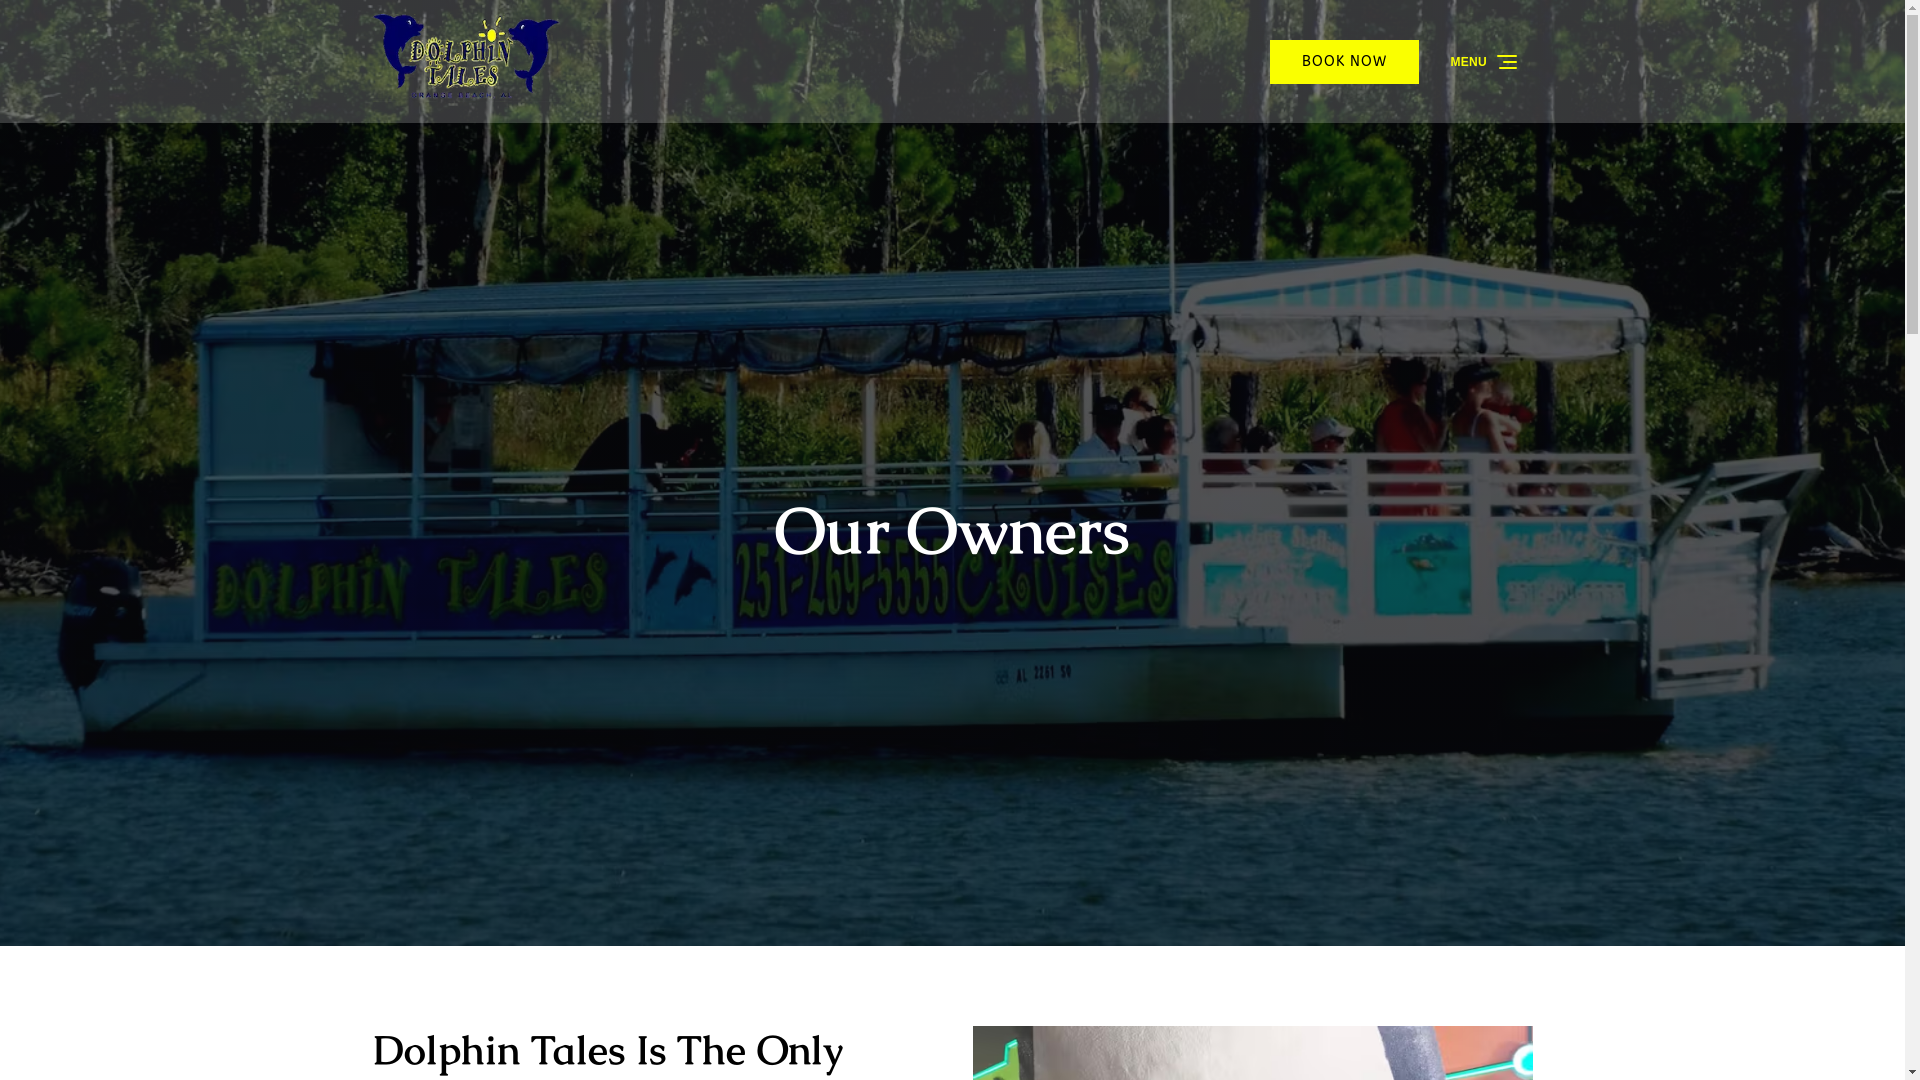 The width and height of the screenshot is (1920, 1080). Describe the element at coordinates (1344, 60) in the screenshot. I see `'BOOK NOW'` at that location.